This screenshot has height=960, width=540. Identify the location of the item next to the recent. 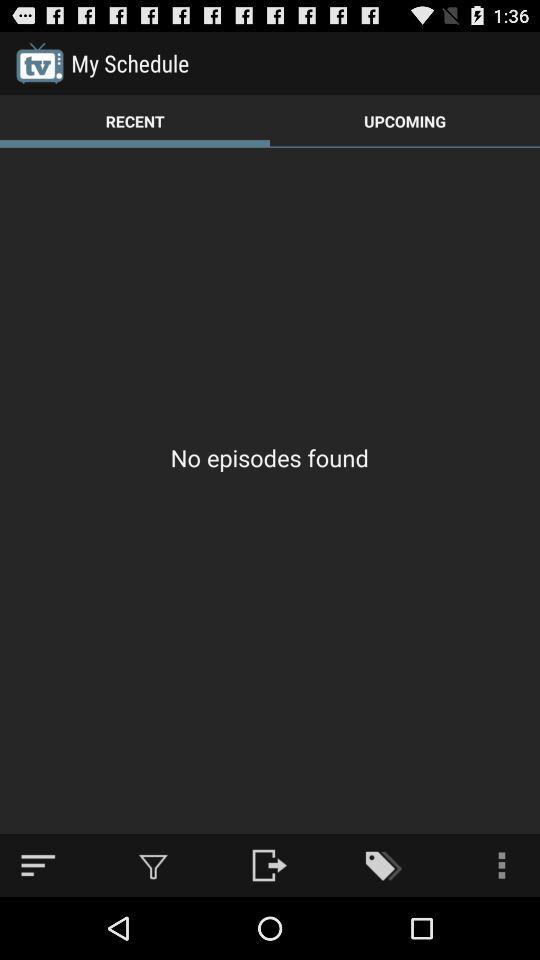
(405, 120).